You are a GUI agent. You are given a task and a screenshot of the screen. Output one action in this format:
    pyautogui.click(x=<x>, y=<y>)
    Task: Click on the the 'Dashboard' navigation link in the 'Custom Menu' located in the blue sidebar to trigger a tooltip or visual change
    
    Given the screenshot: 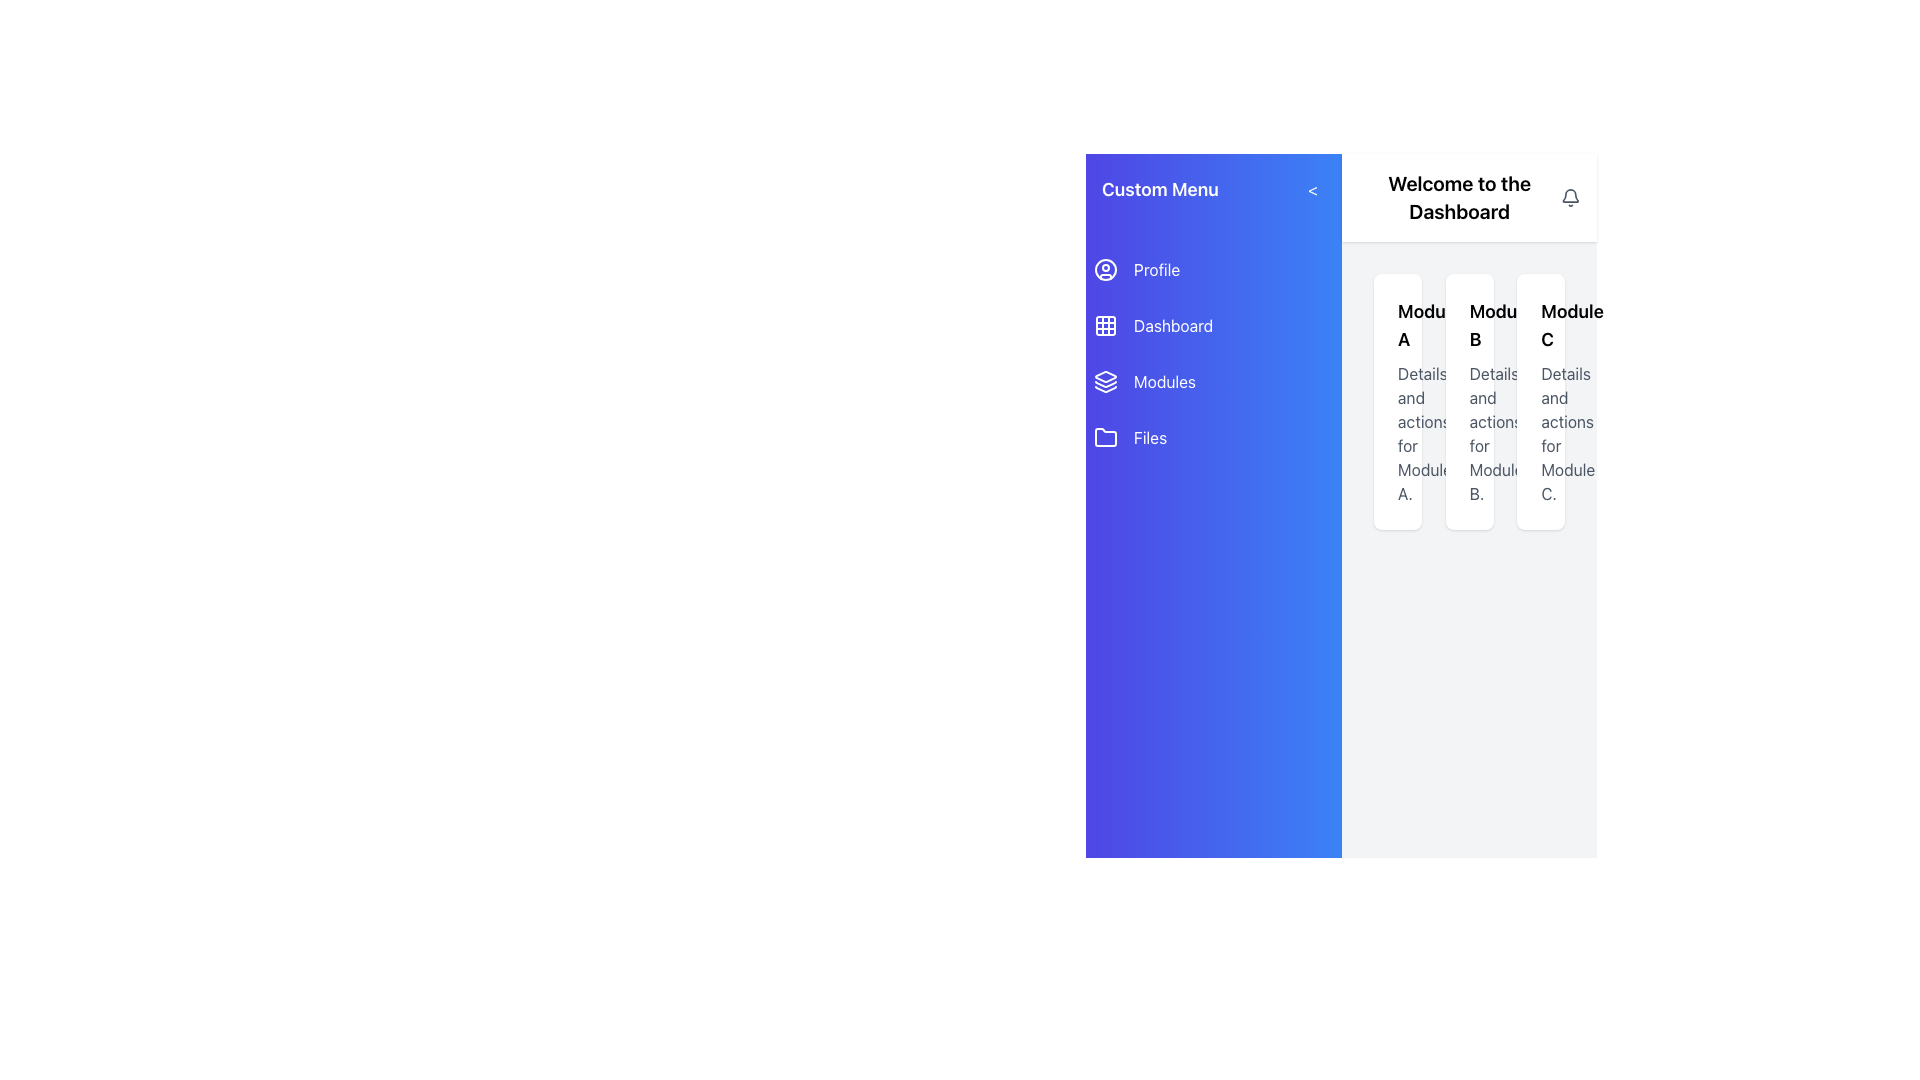 What is the action you would take?
    pyautogui.click(x=1173, y=325)
    